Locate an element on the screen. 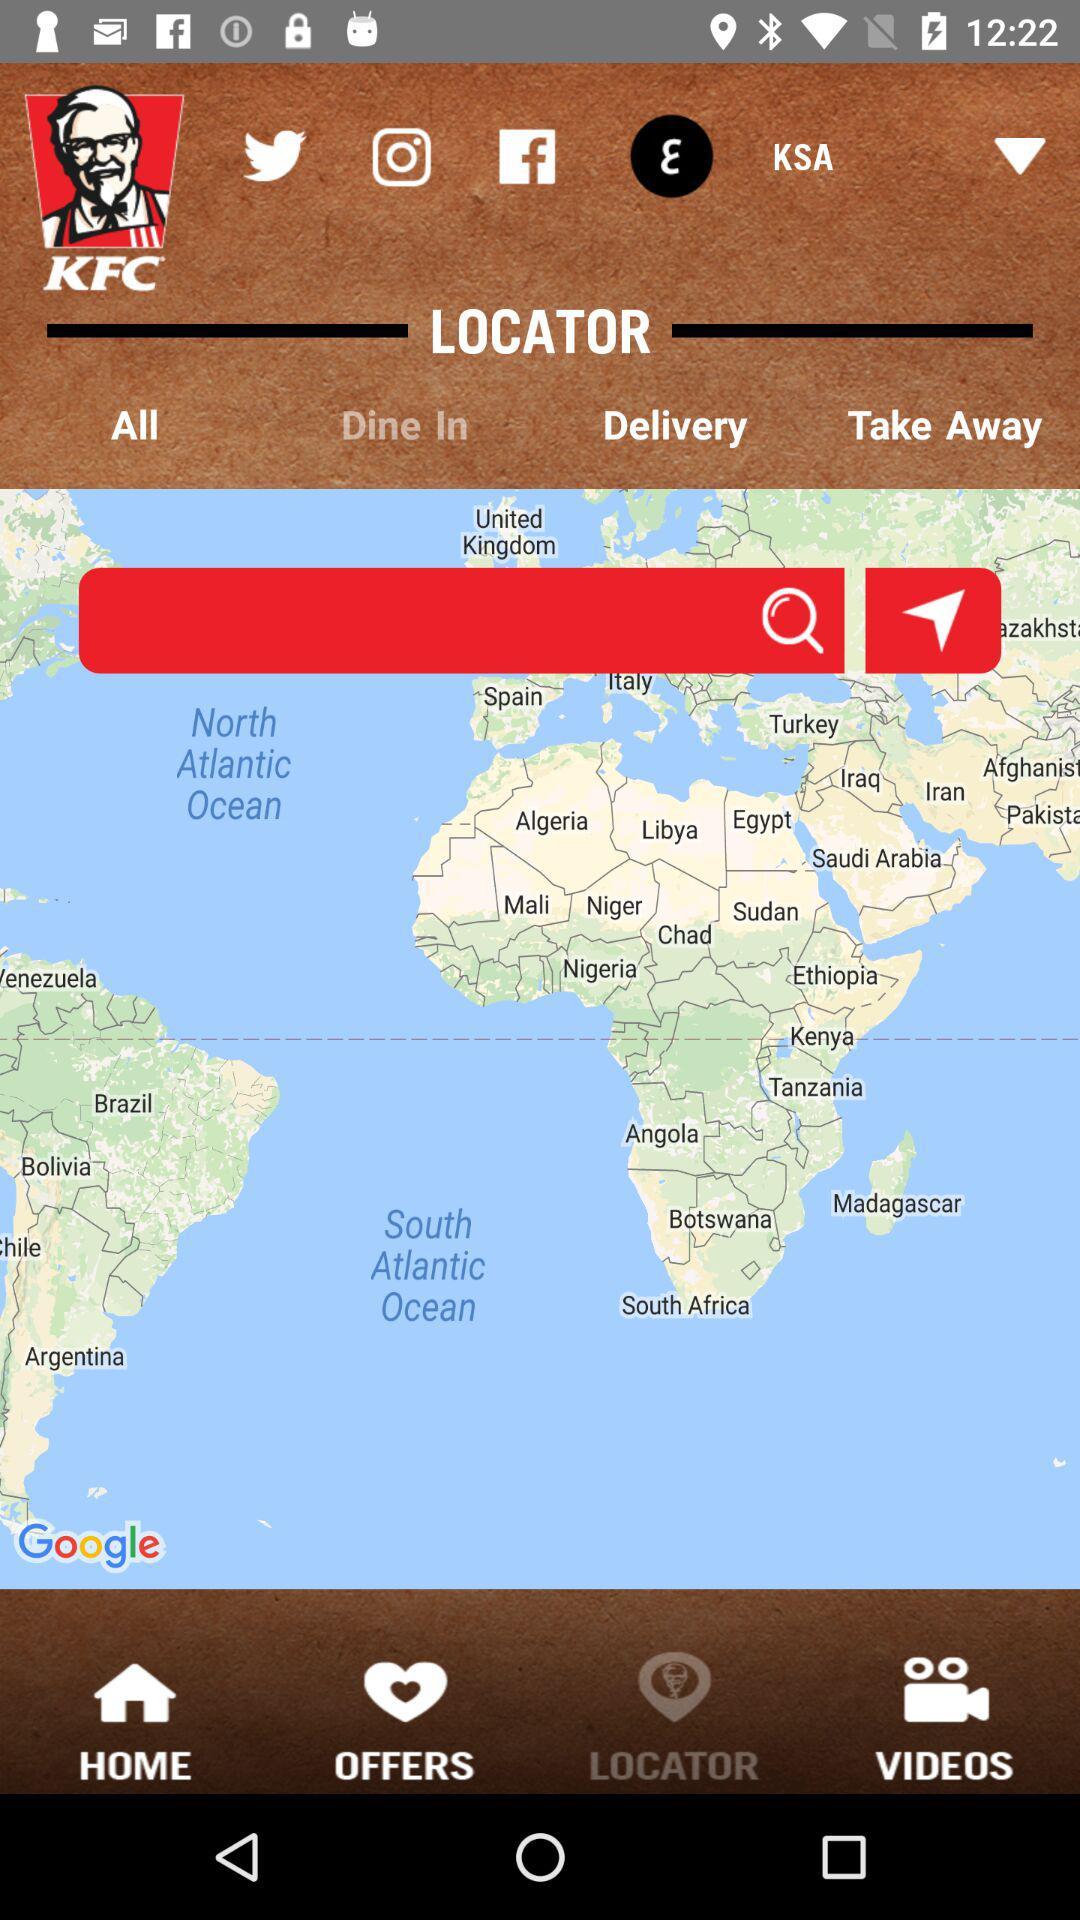  the item to the left of take away is located at coordinates (675, 425).